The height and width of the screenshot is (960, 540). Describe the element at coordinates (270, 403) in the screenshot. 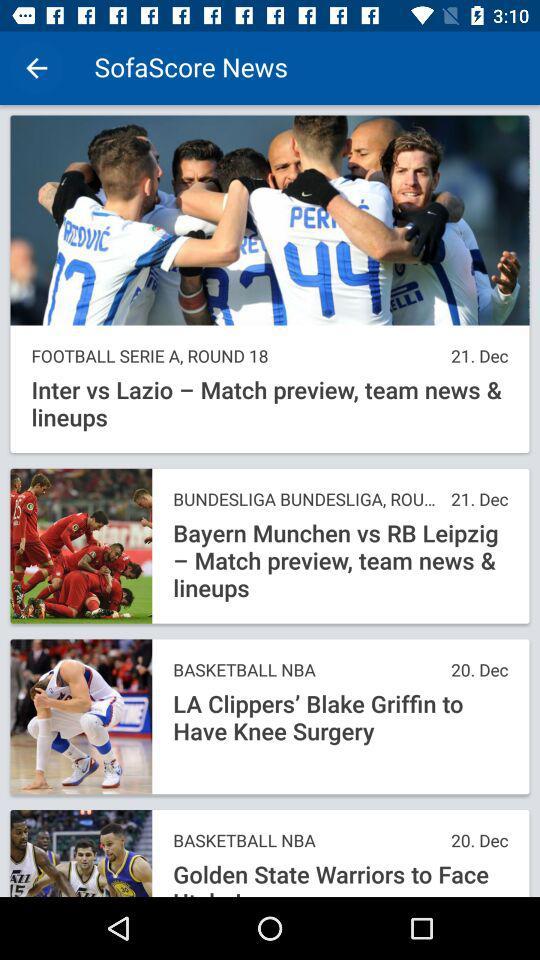

I see `the item below the football serie a item` at that location.